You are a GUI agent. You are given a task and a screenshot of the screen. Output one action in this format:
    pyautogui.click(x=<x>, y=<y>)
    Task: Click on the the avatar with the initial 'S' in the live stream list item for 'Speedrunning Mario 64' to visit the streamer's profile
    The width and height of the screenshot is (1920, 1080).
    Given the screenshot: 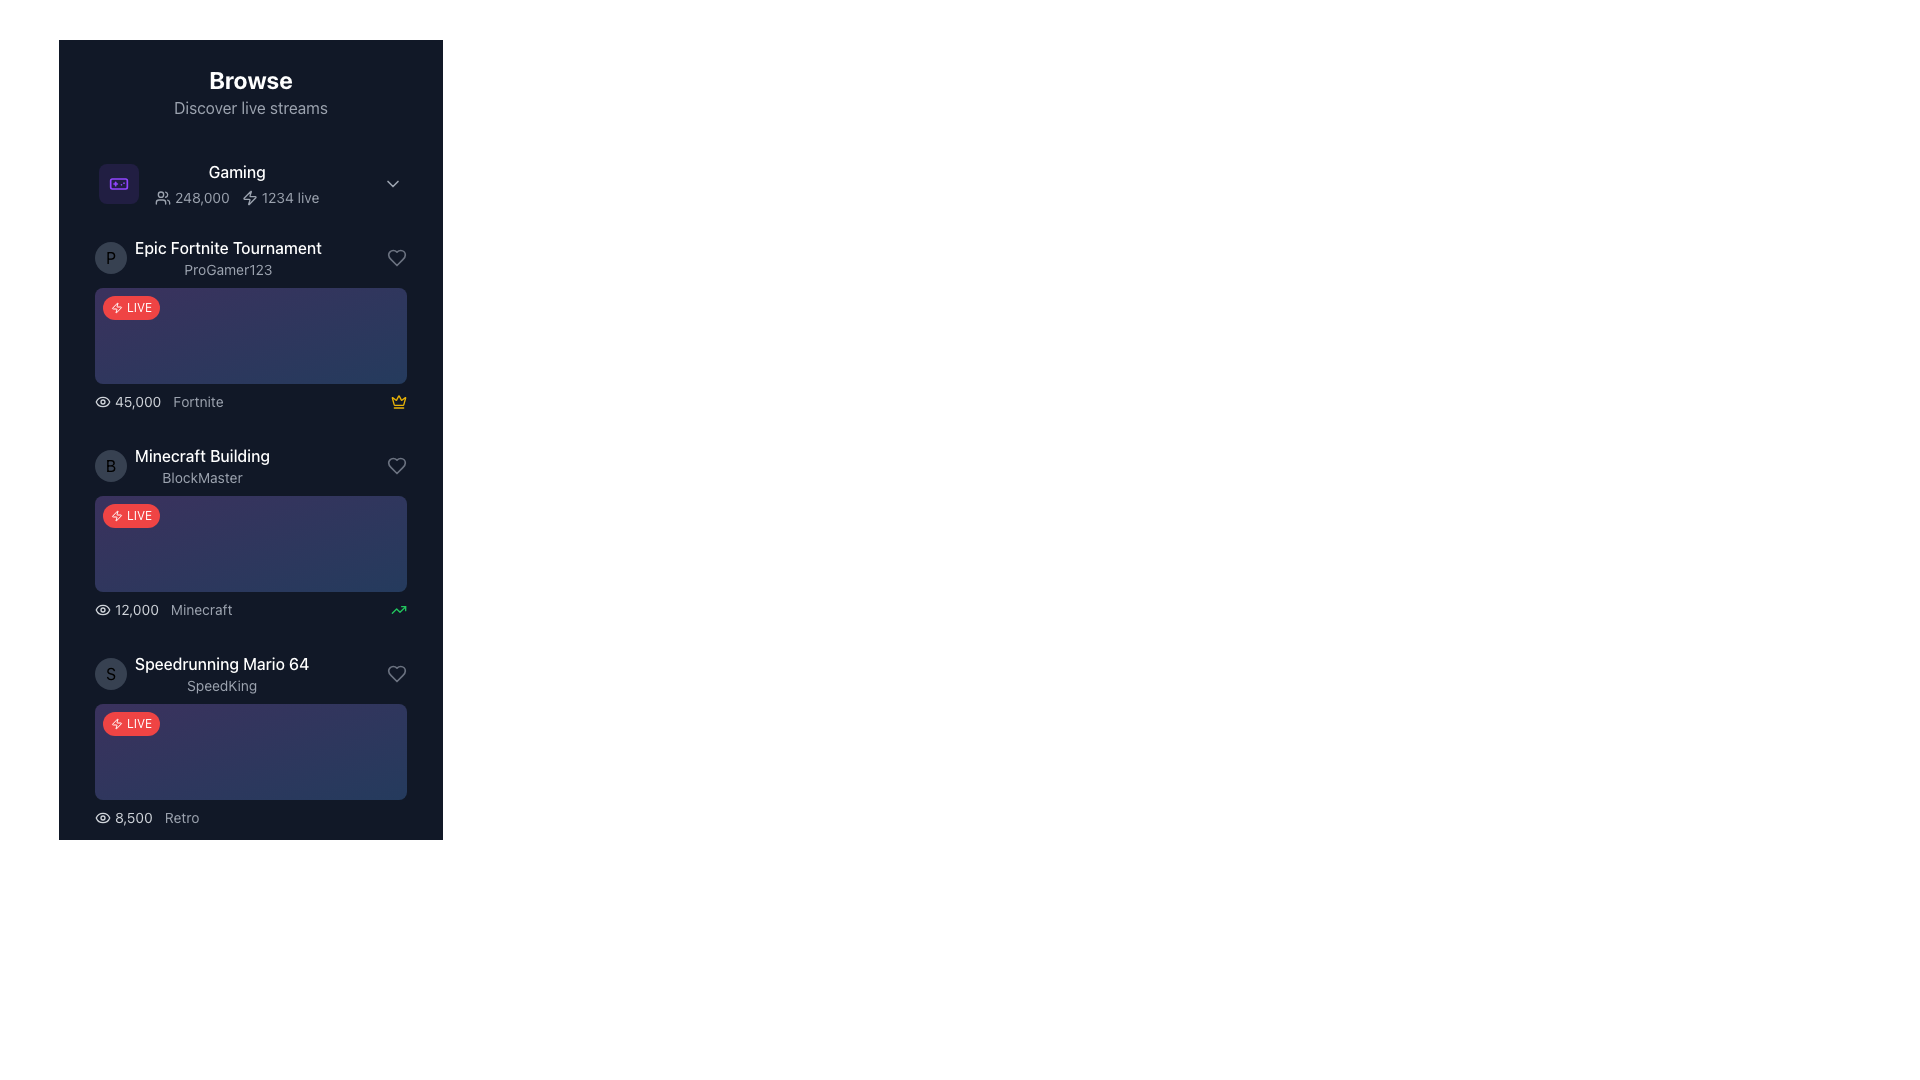 What is the action you would take?
    pyautogui.click(x=249, y=674)
    